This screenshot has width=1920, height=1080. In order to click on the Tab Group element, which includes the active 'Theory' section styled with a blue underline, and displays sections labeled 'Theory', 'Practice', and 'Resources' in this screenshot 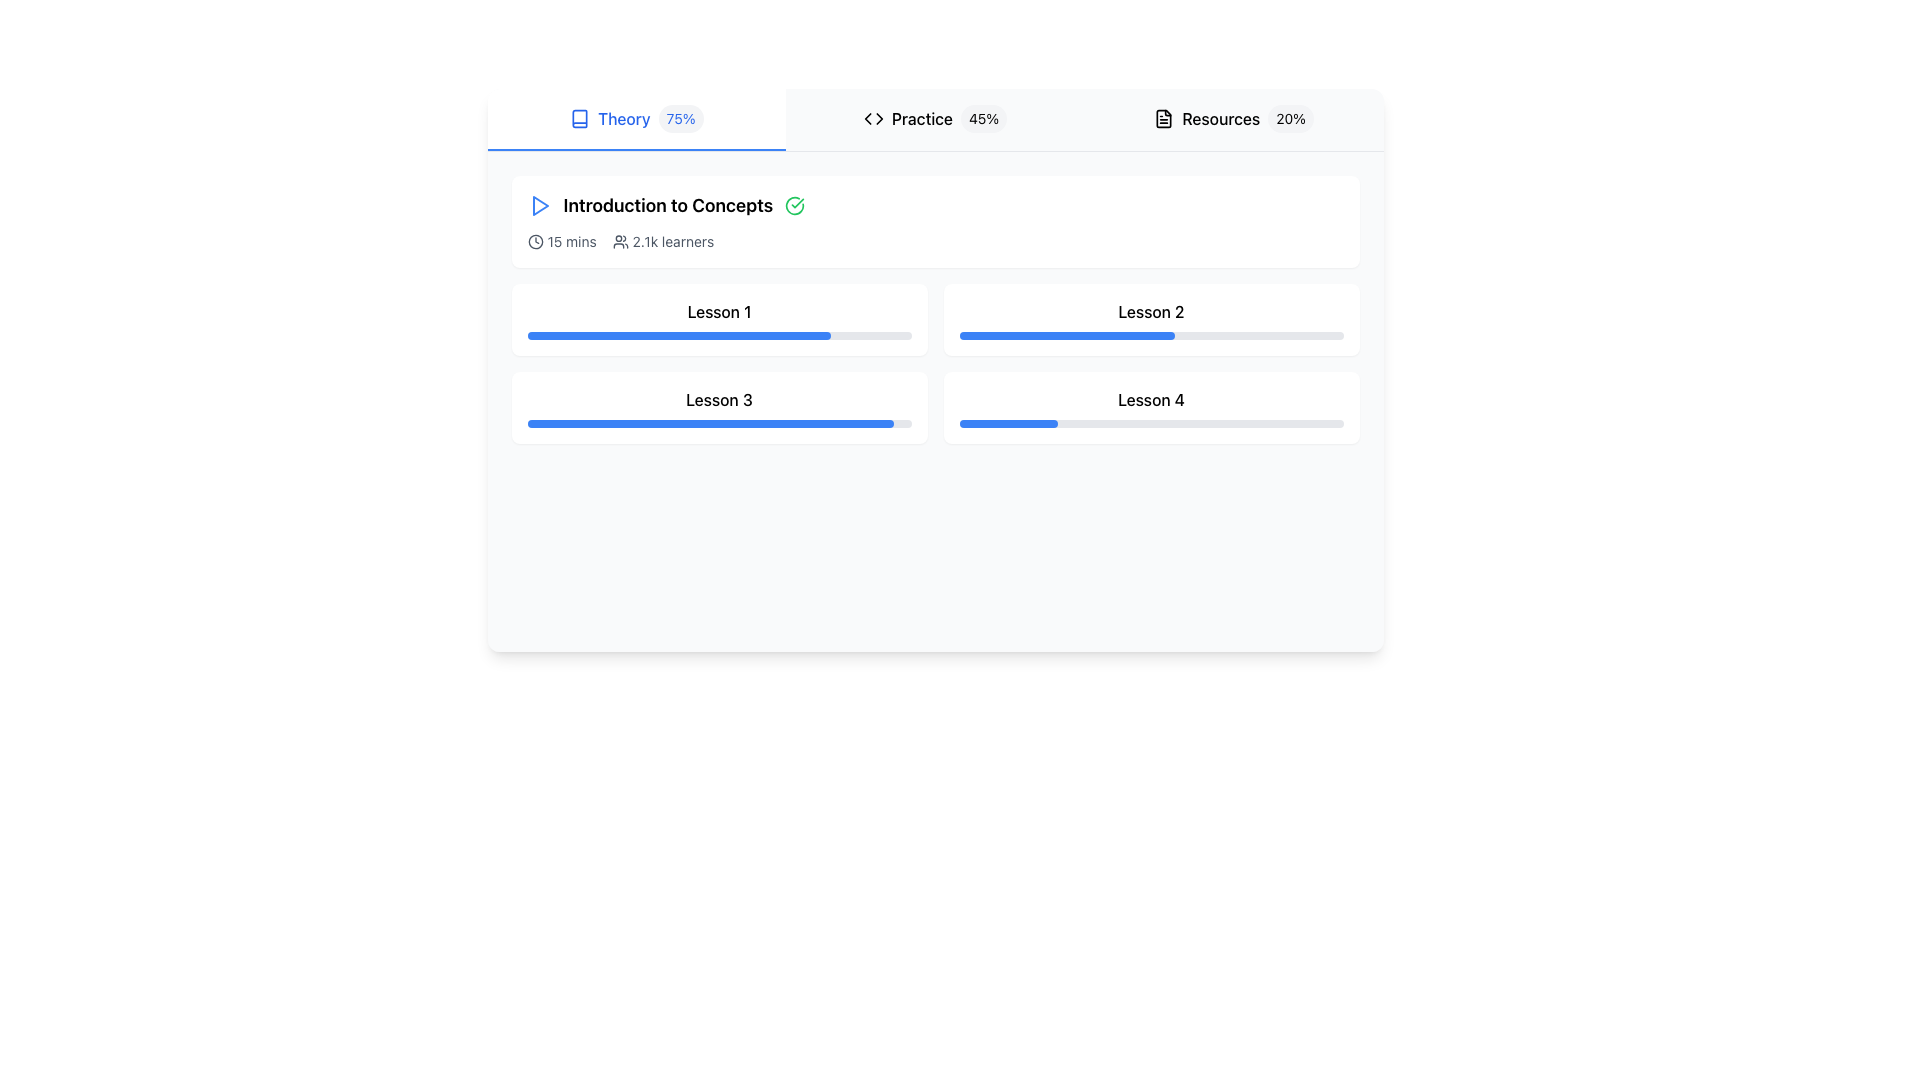, I will do `click(934, 120)`.